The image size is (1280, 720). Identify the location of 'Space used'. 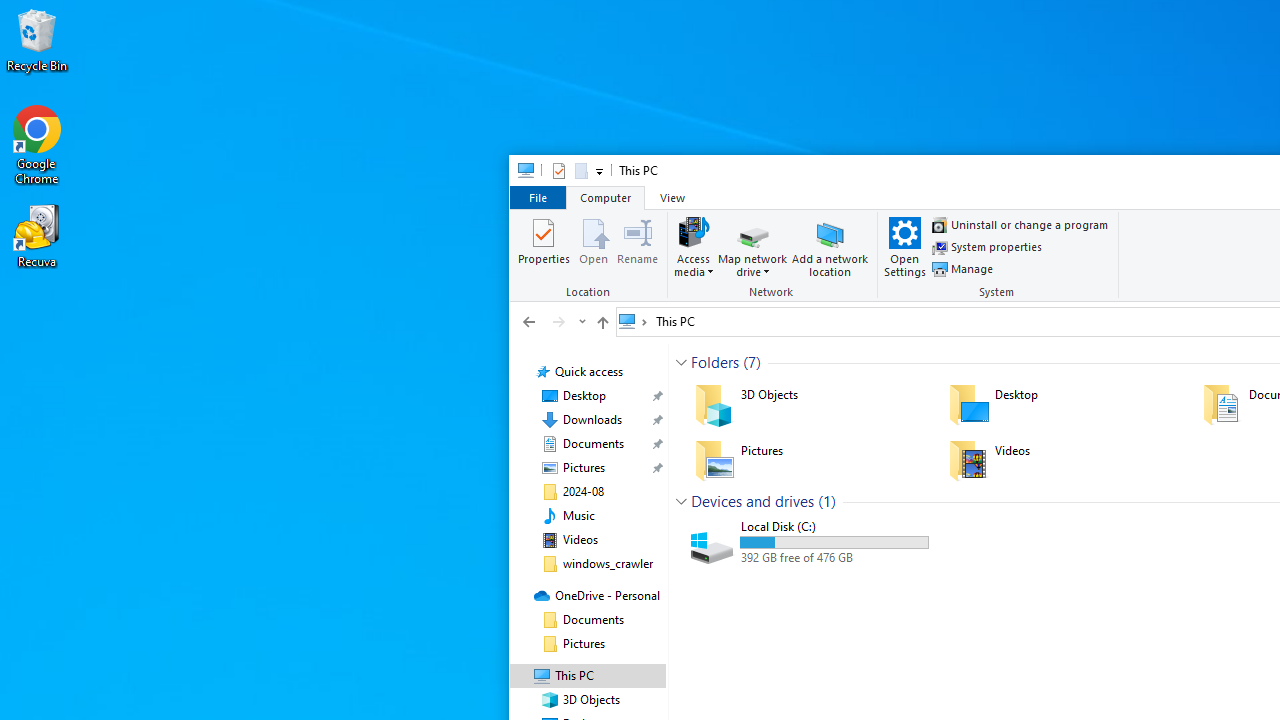
(834, 542).